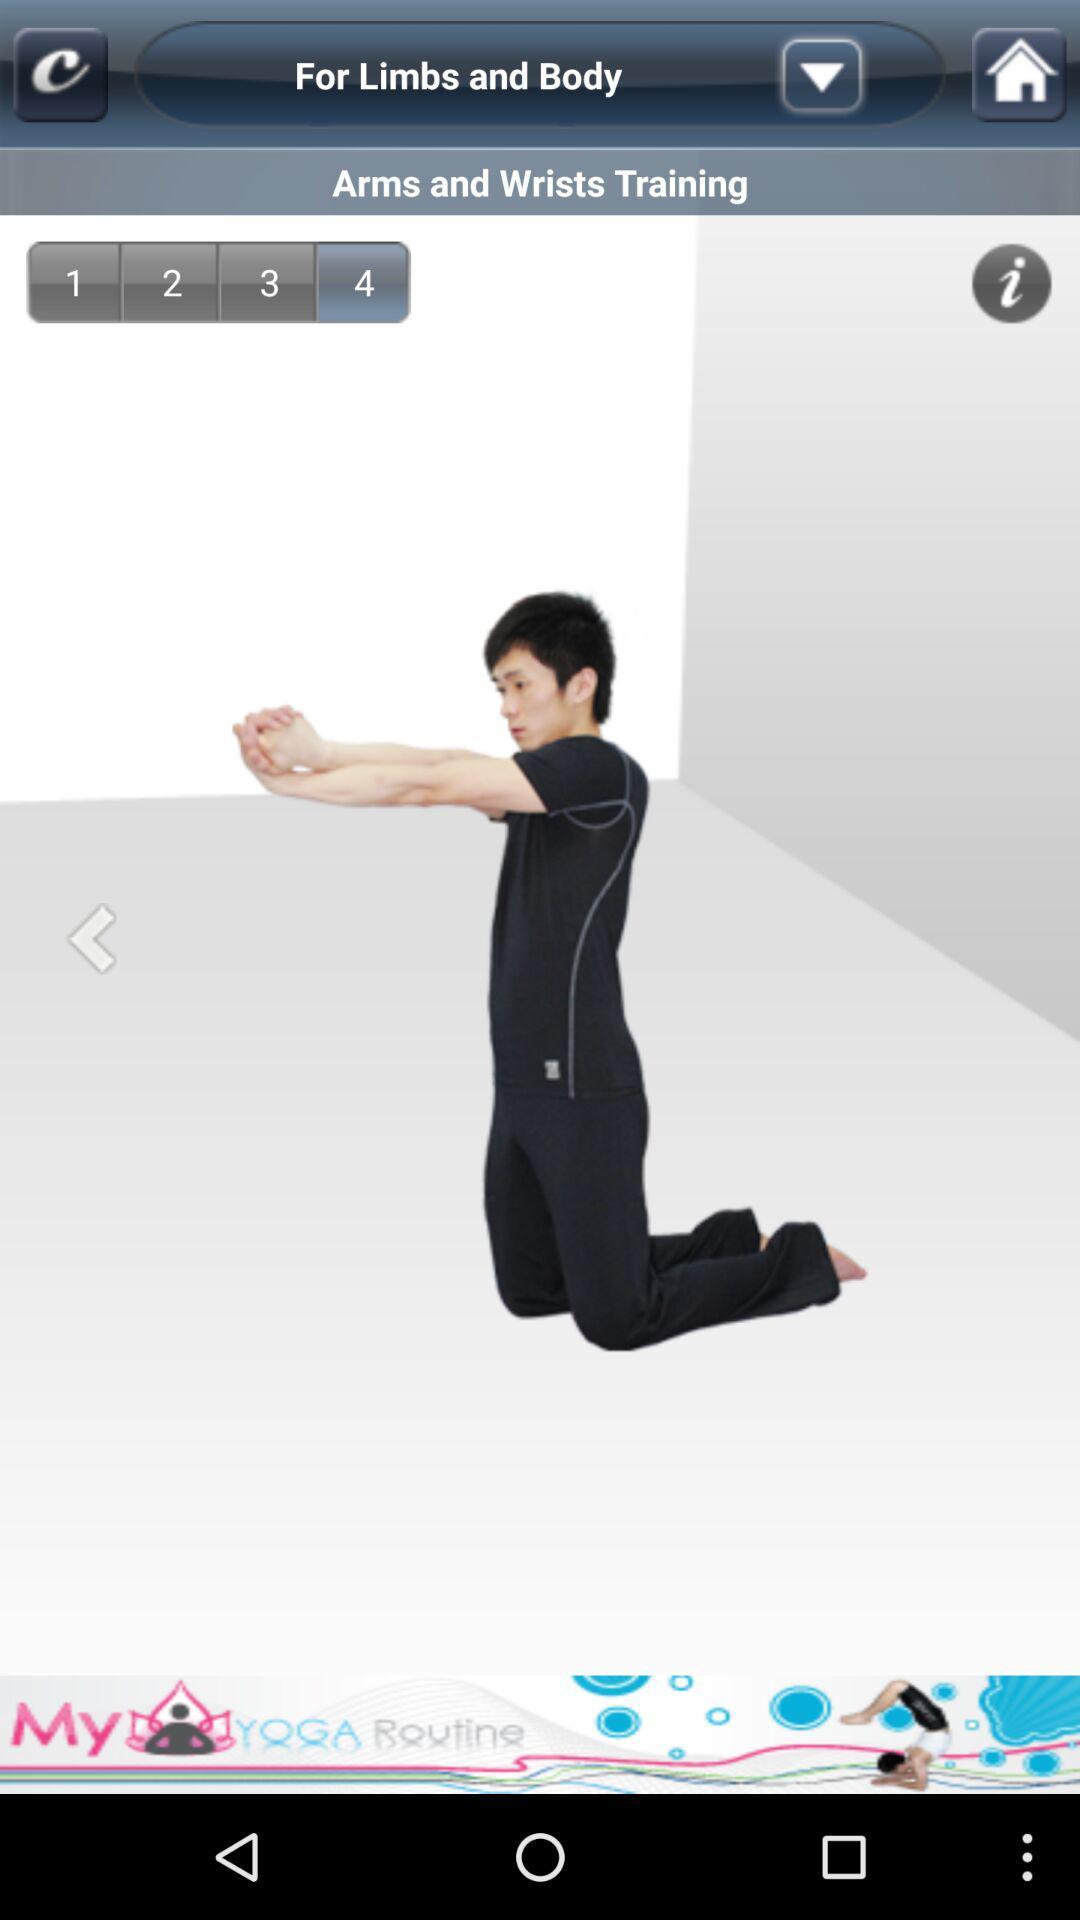 This screenshot has width=1080, height=1920. I want to click on item below the arms and wrists app, so click(270, 281).